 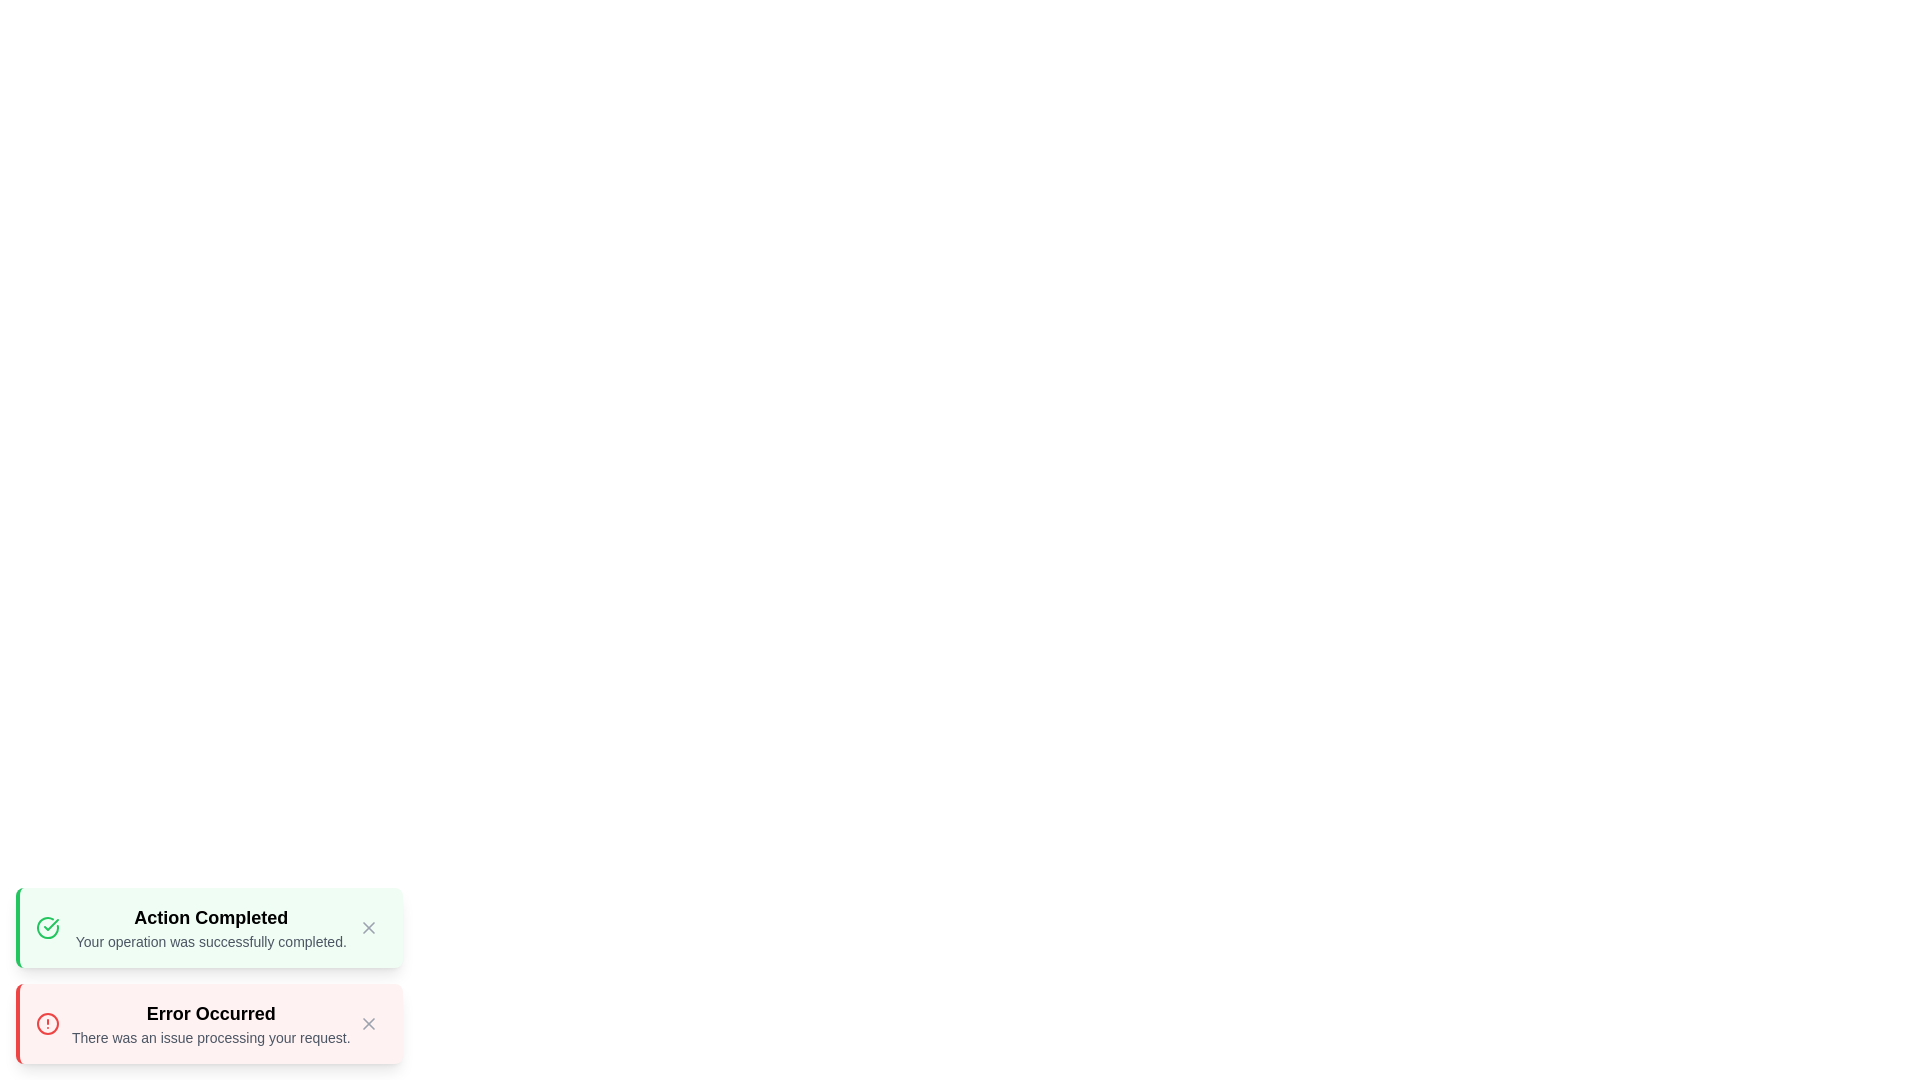 I want to click on the text content of the alert with title Error Occurred, so click(x=211, y=1014).